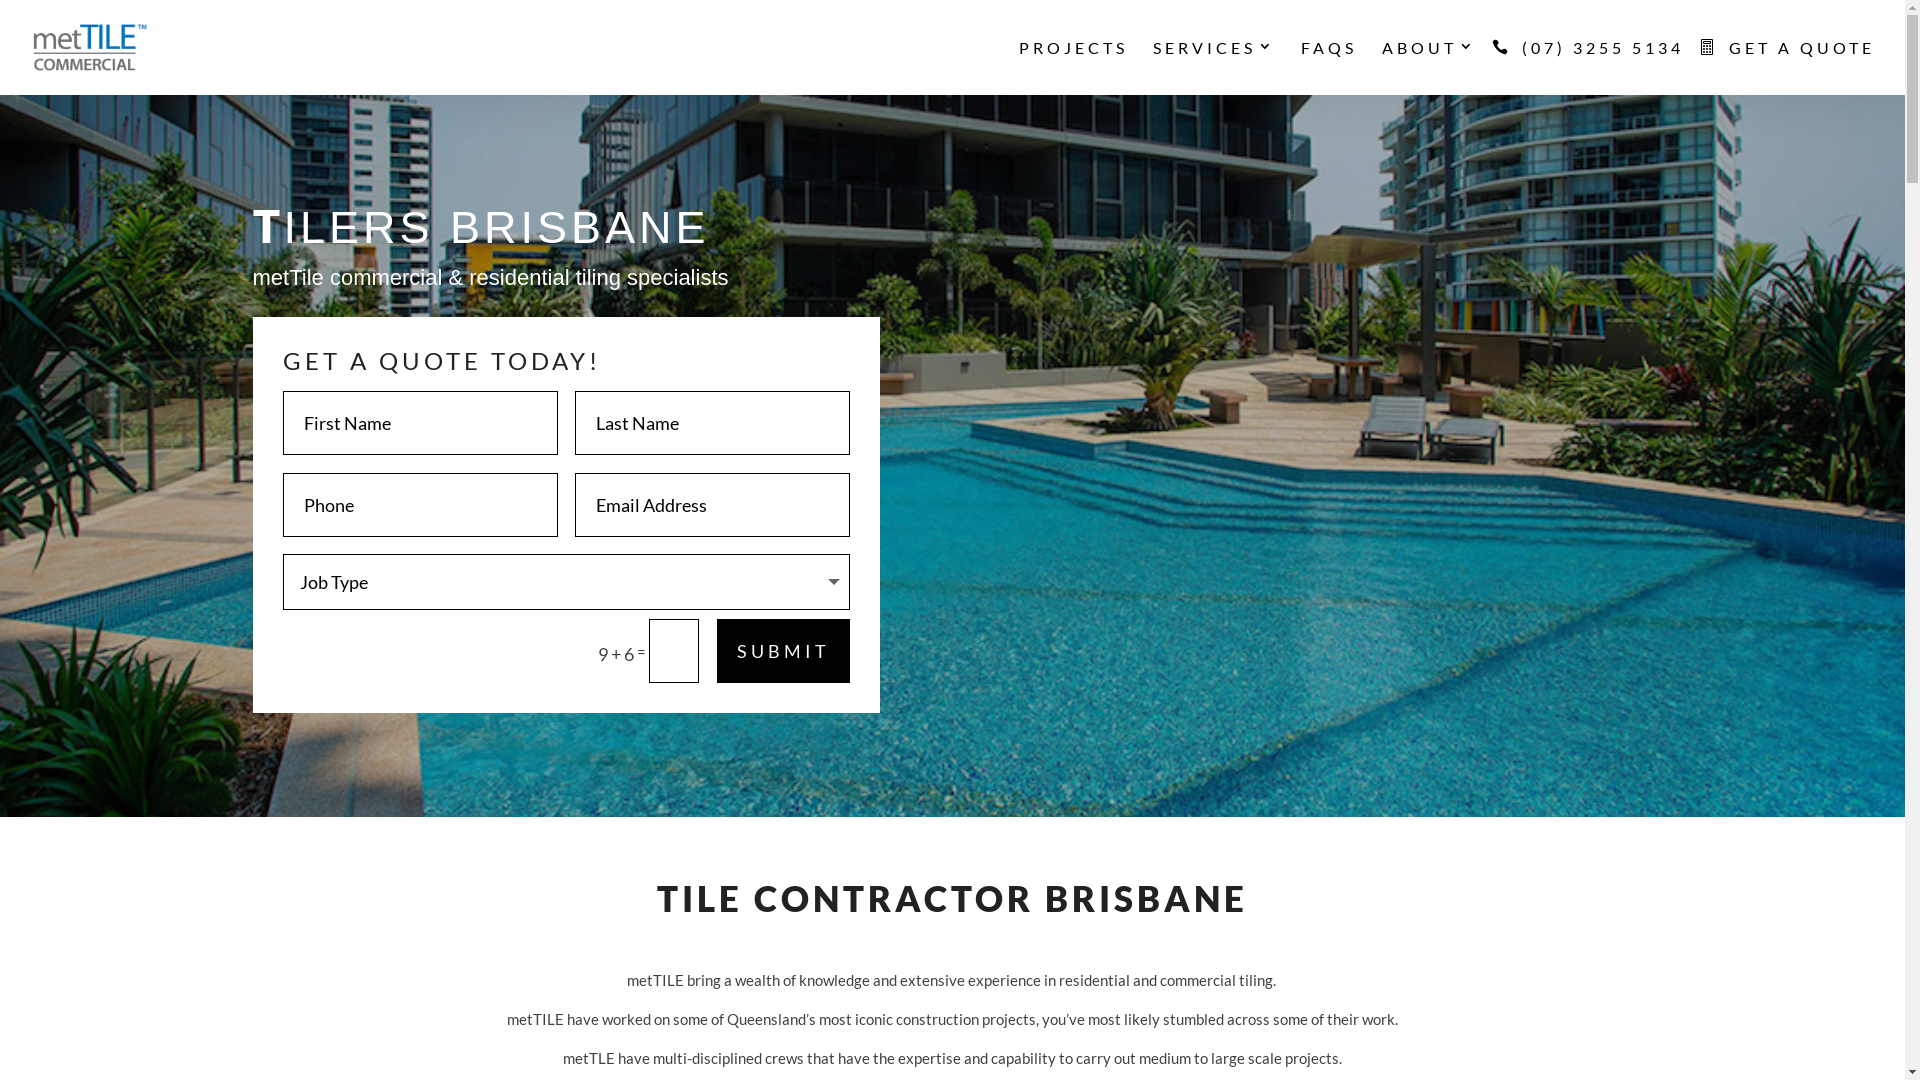  Describe the element at coordinates (1428, 67) in the screenshot. I see `'ABOUT'` at that location.